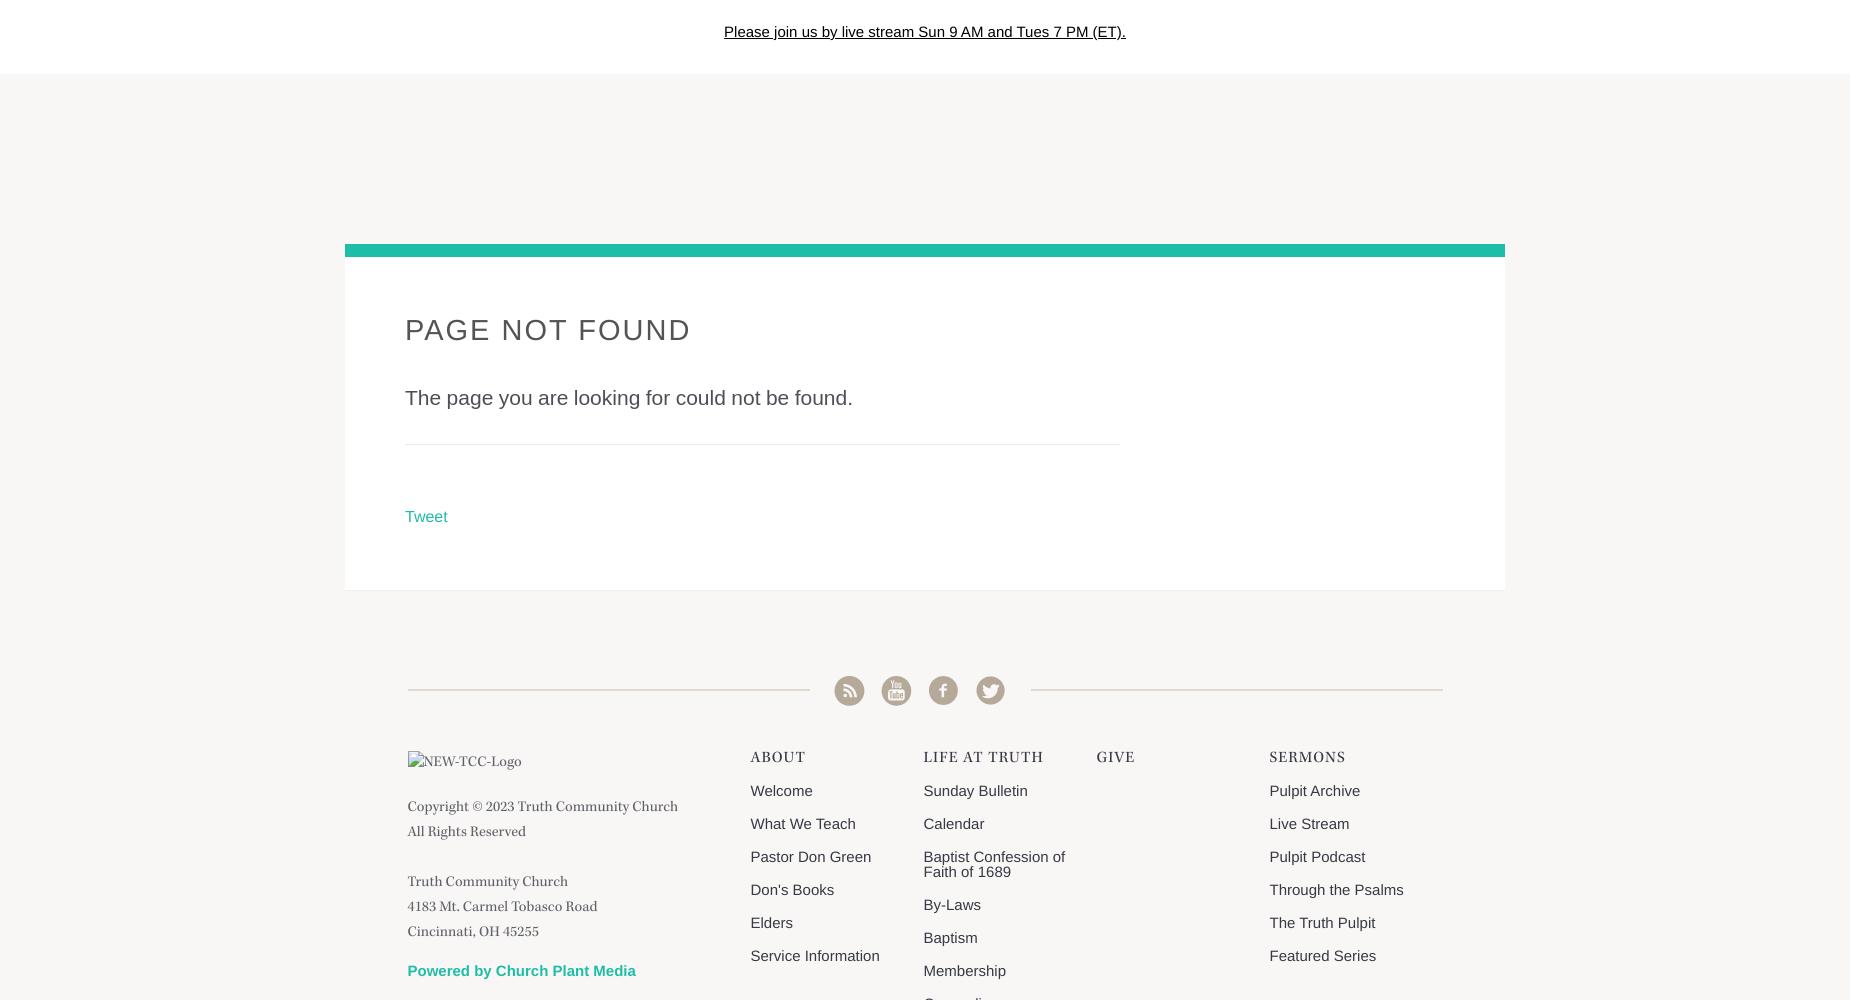  I want to click on 'Copyright © 2023 Truth Community Church', so click(542, 808).